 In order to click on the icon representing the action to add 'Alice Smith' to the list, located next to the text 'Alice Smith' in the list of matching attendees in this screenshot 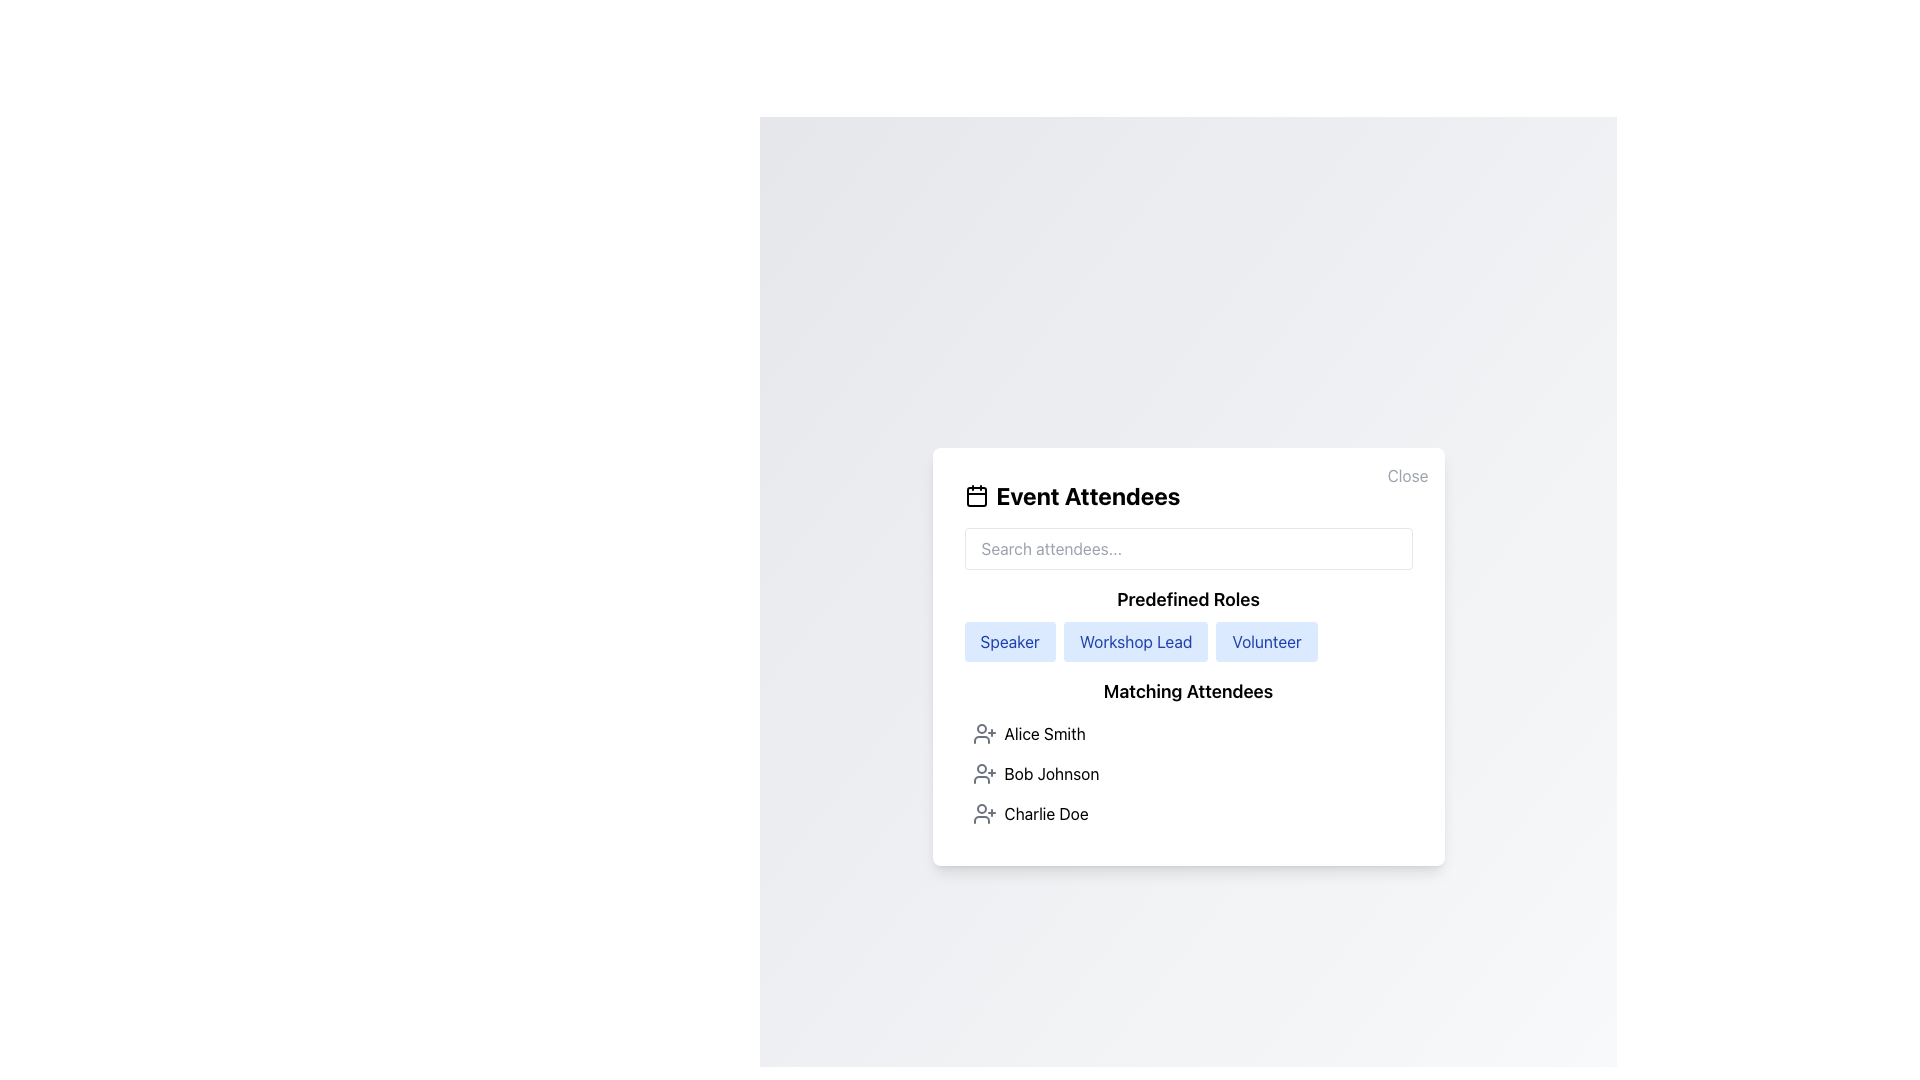, I will do `click(984, 733)`.